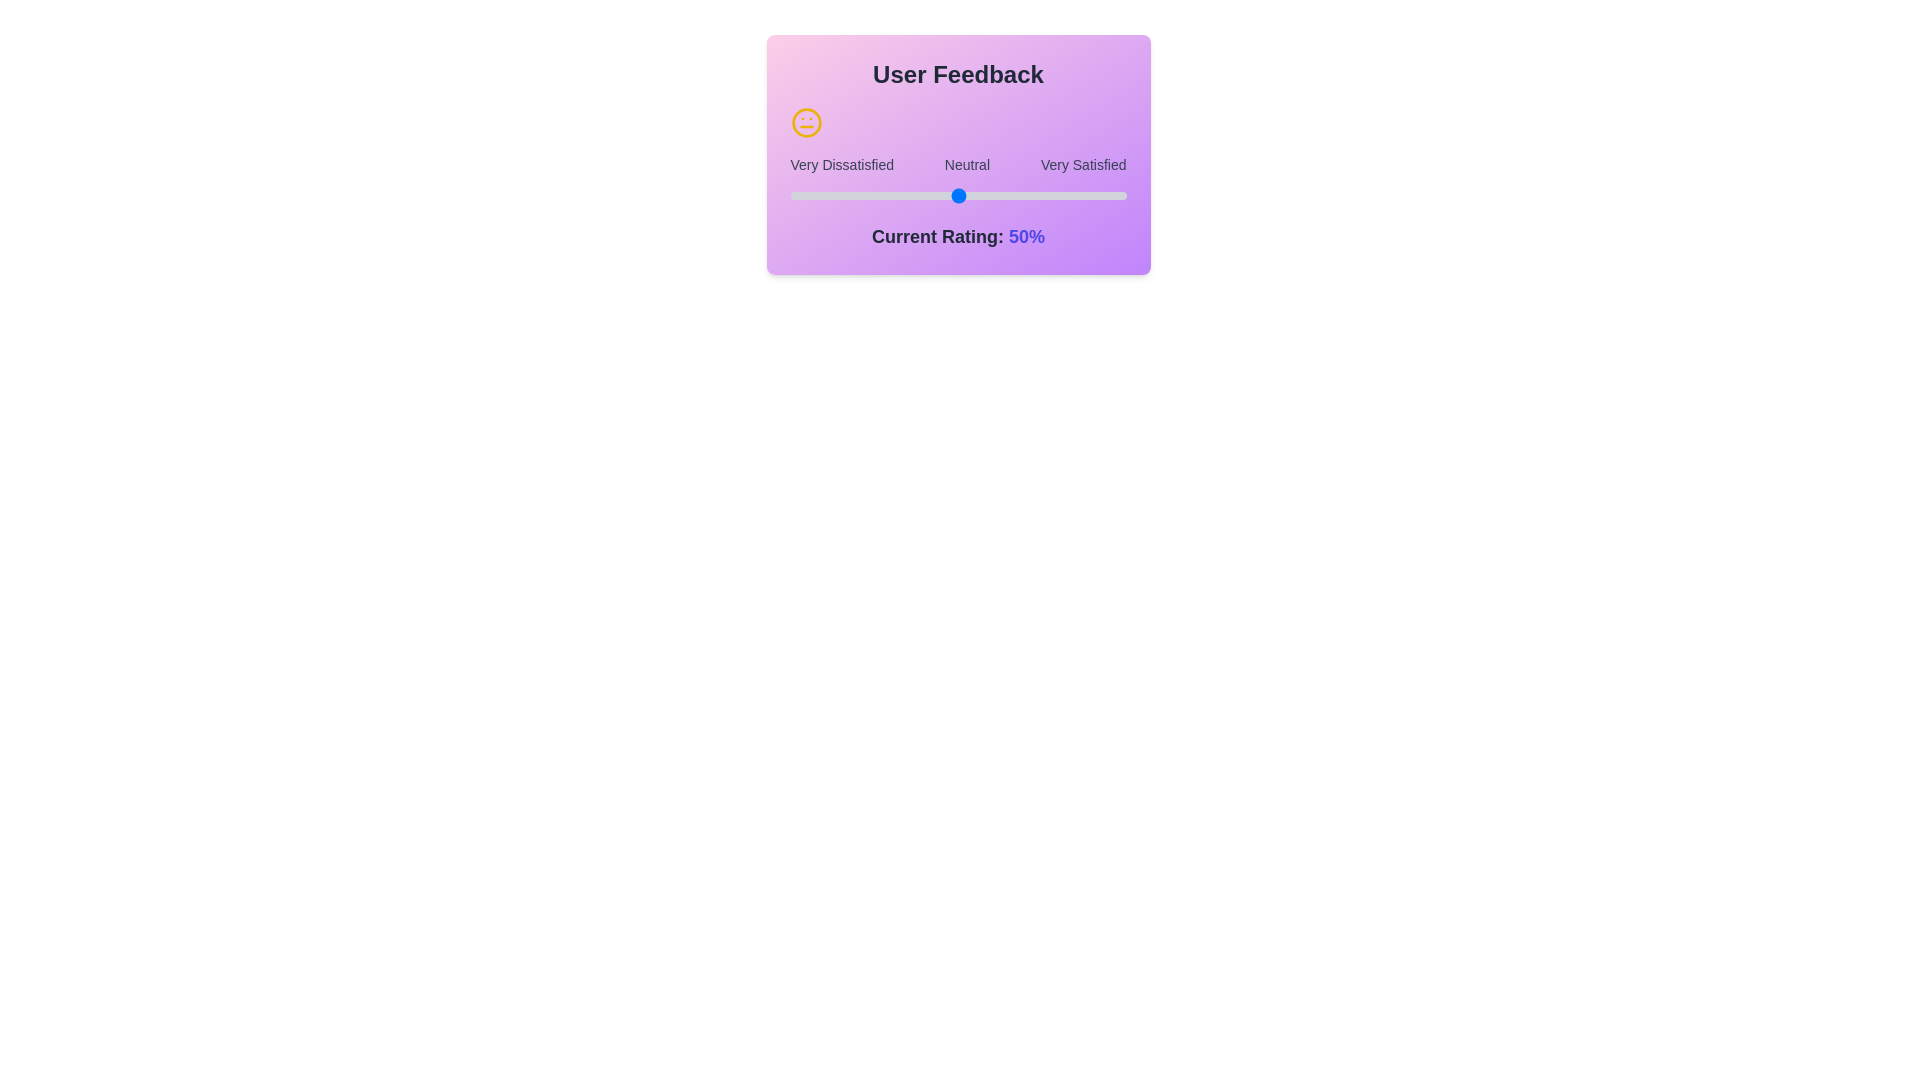  Describe the element at coordinates (796, 196) in the screenshot. I see `the slider to set the rating to 2%` at that location.